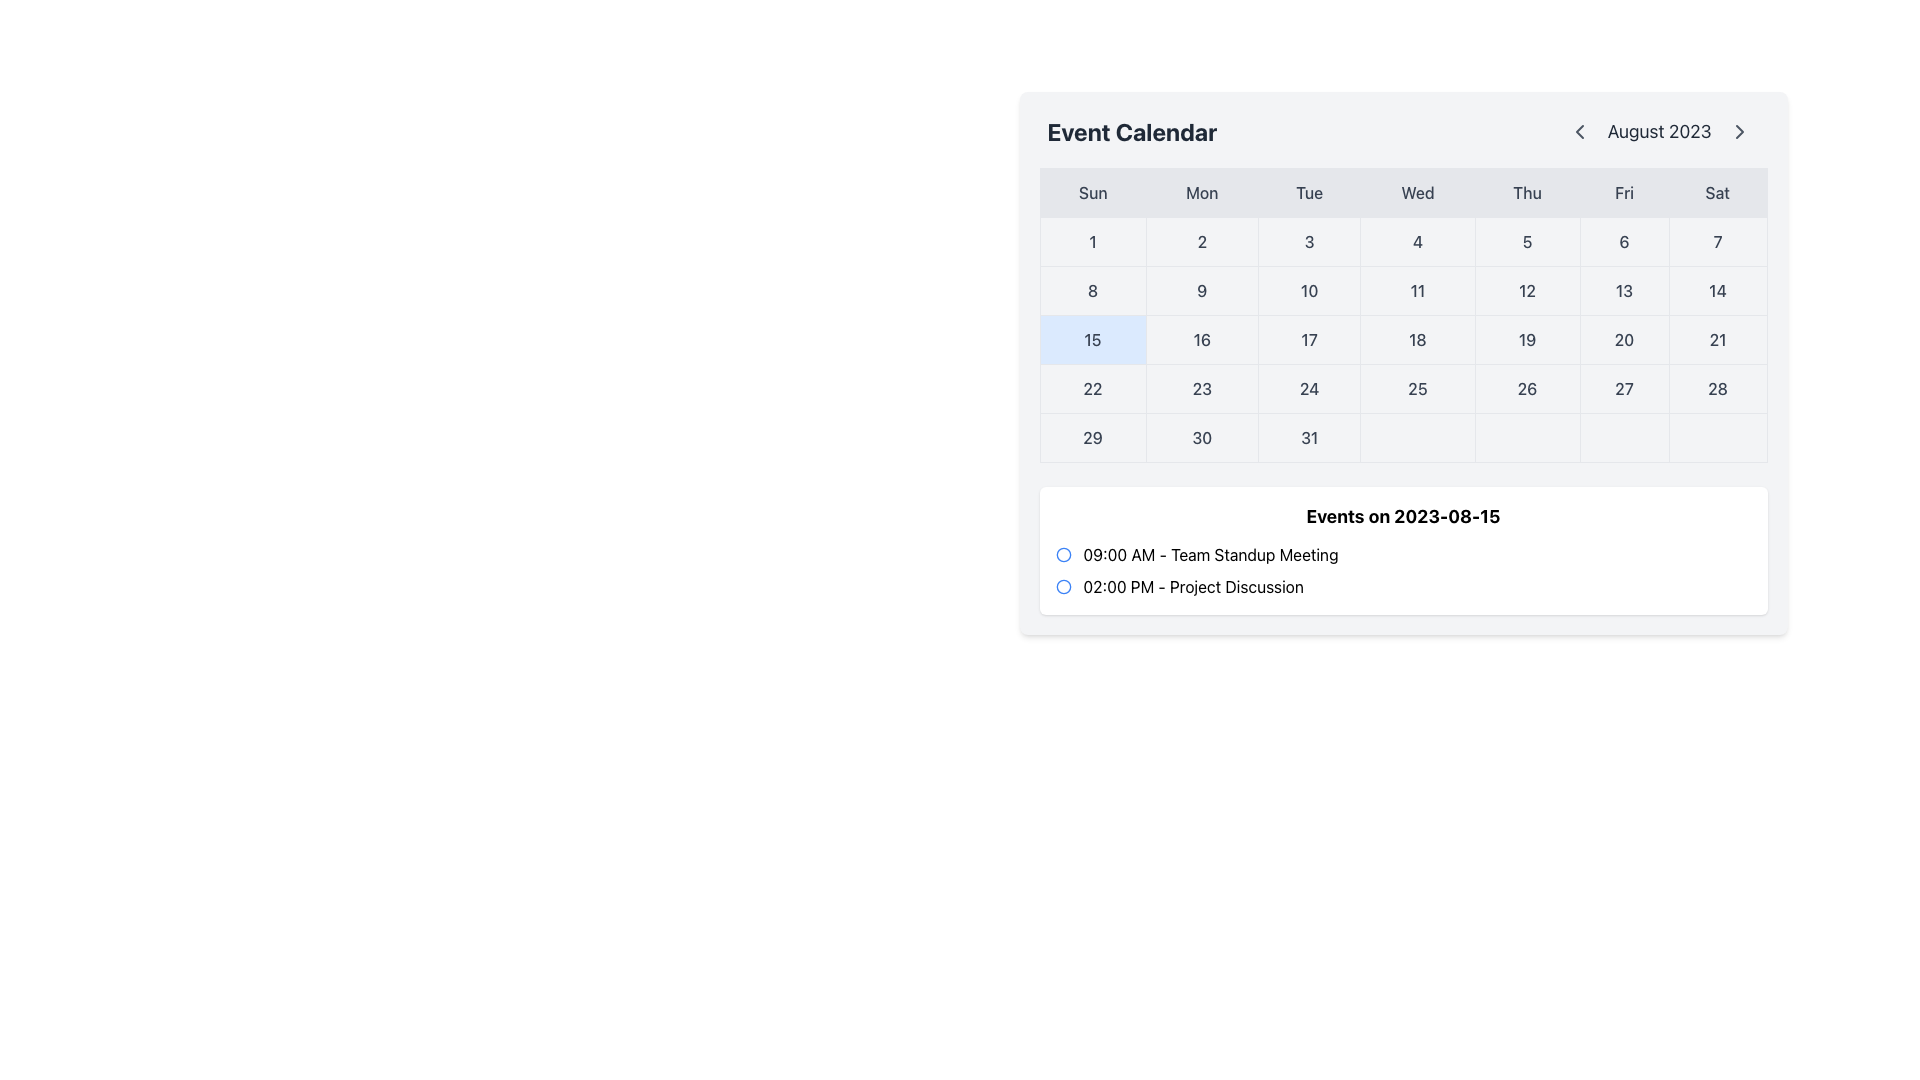  I want to click on the Navigation Icon located in the top-right corner of the 'Event Calendar' panel, so click(1578, 131).